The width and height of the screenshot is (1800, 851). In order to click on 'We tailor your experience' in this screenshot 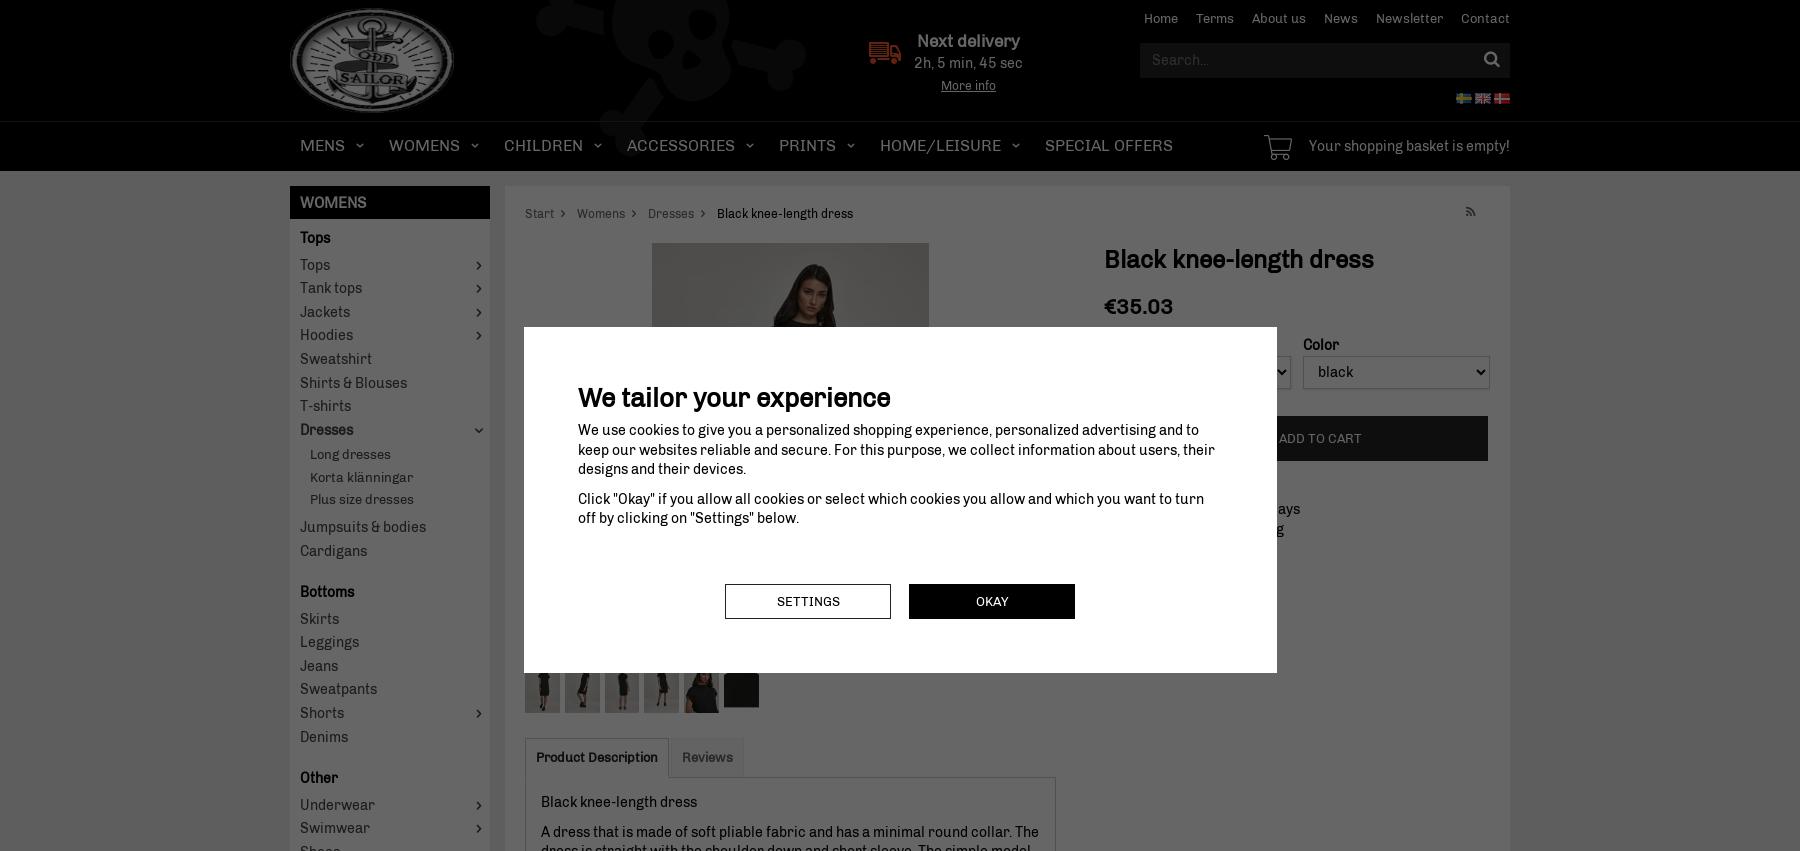, I will do `click(731, 397)`.